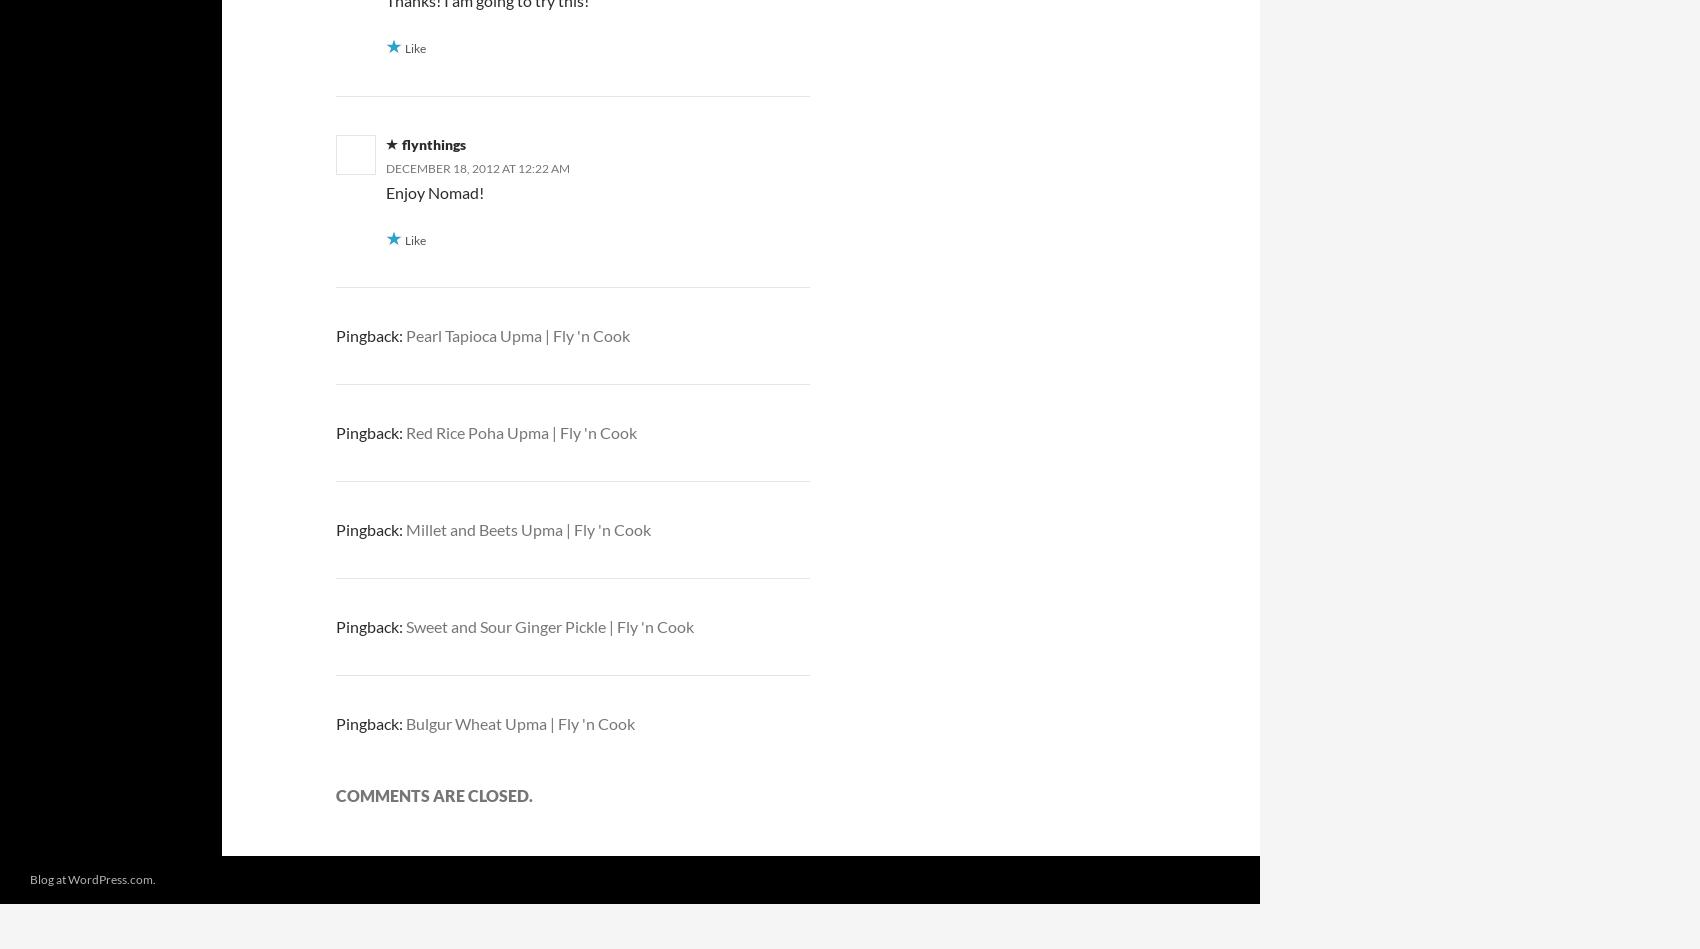  I want to click on 'Red Rice Poha Upma | Fly 'n Cook', so click(404, 432).